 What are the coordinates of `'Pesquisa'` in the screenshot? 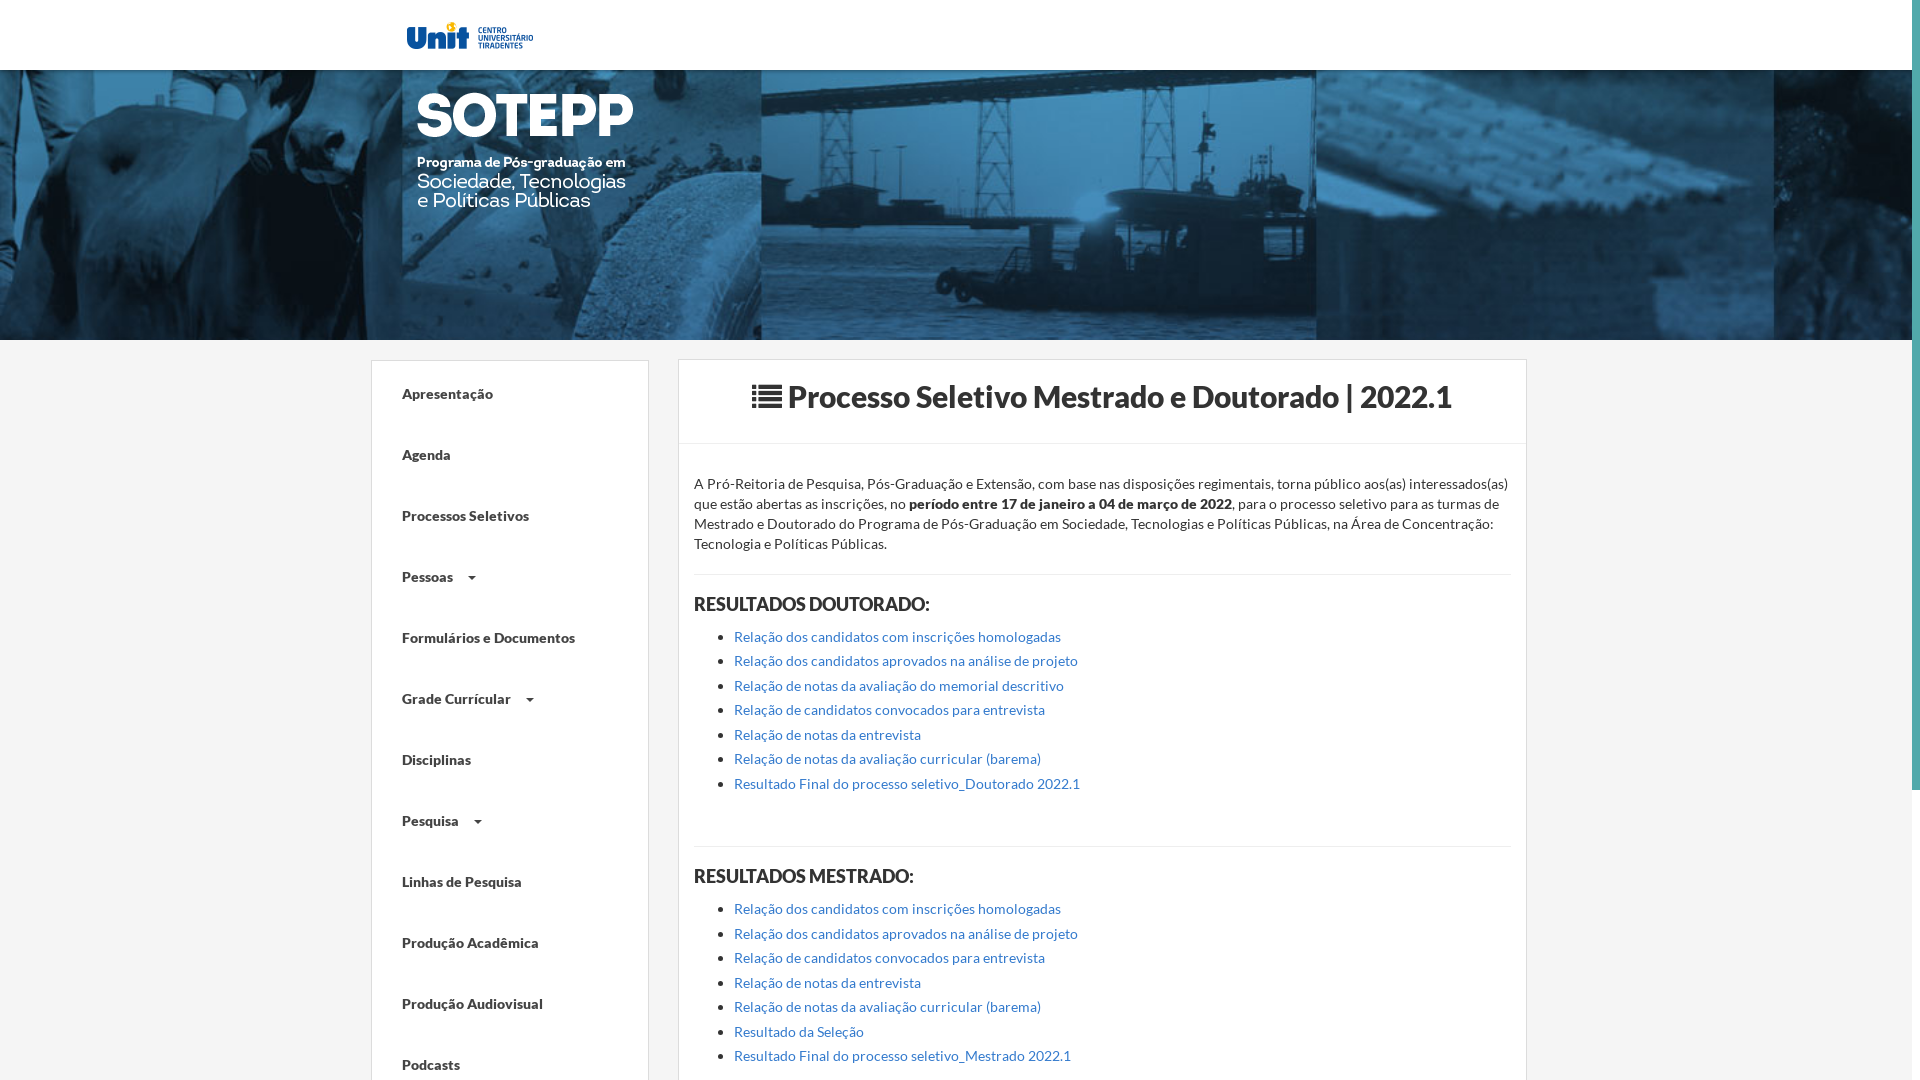 It's located at (493, 818).